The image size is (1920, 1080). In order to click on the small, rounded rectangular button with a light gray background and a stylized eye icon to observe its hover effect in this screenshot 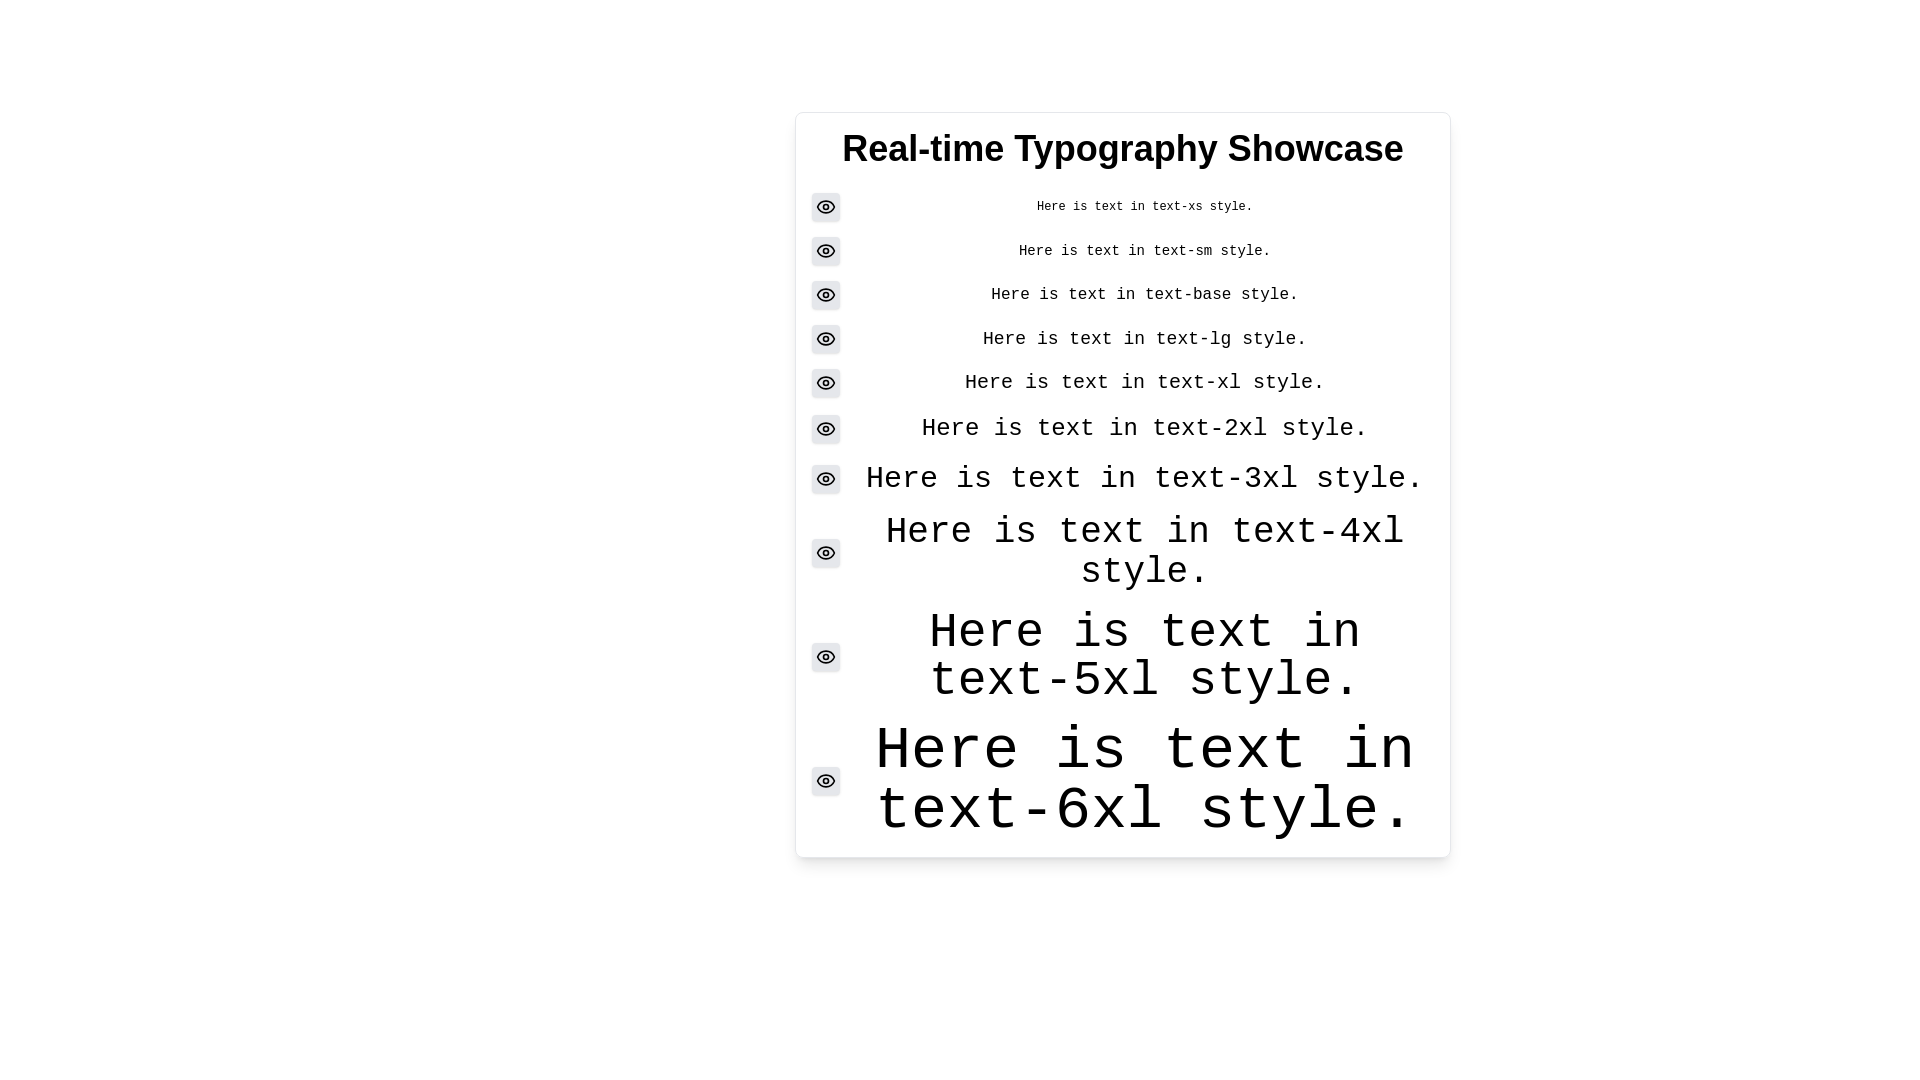, I will do `click(825, 294)`.